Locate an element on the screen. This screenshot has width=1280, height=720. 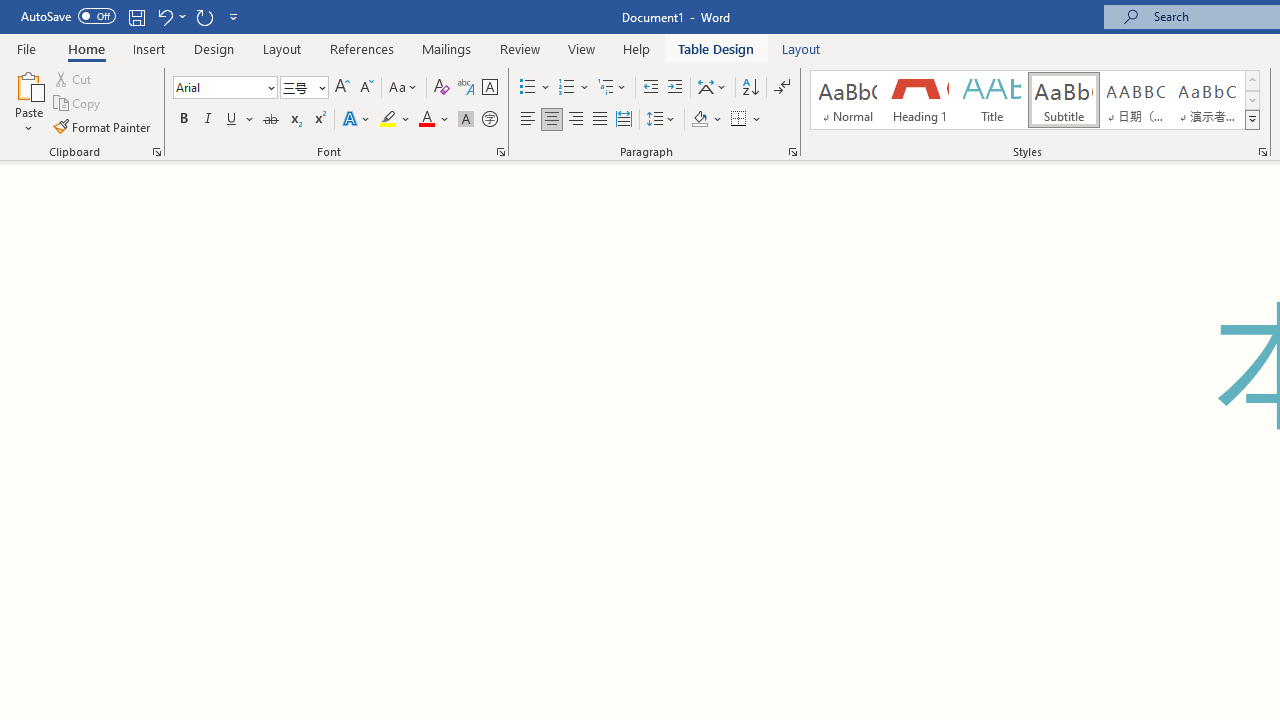
'Text Effects and Typography' is located at coordinates (357, 119).